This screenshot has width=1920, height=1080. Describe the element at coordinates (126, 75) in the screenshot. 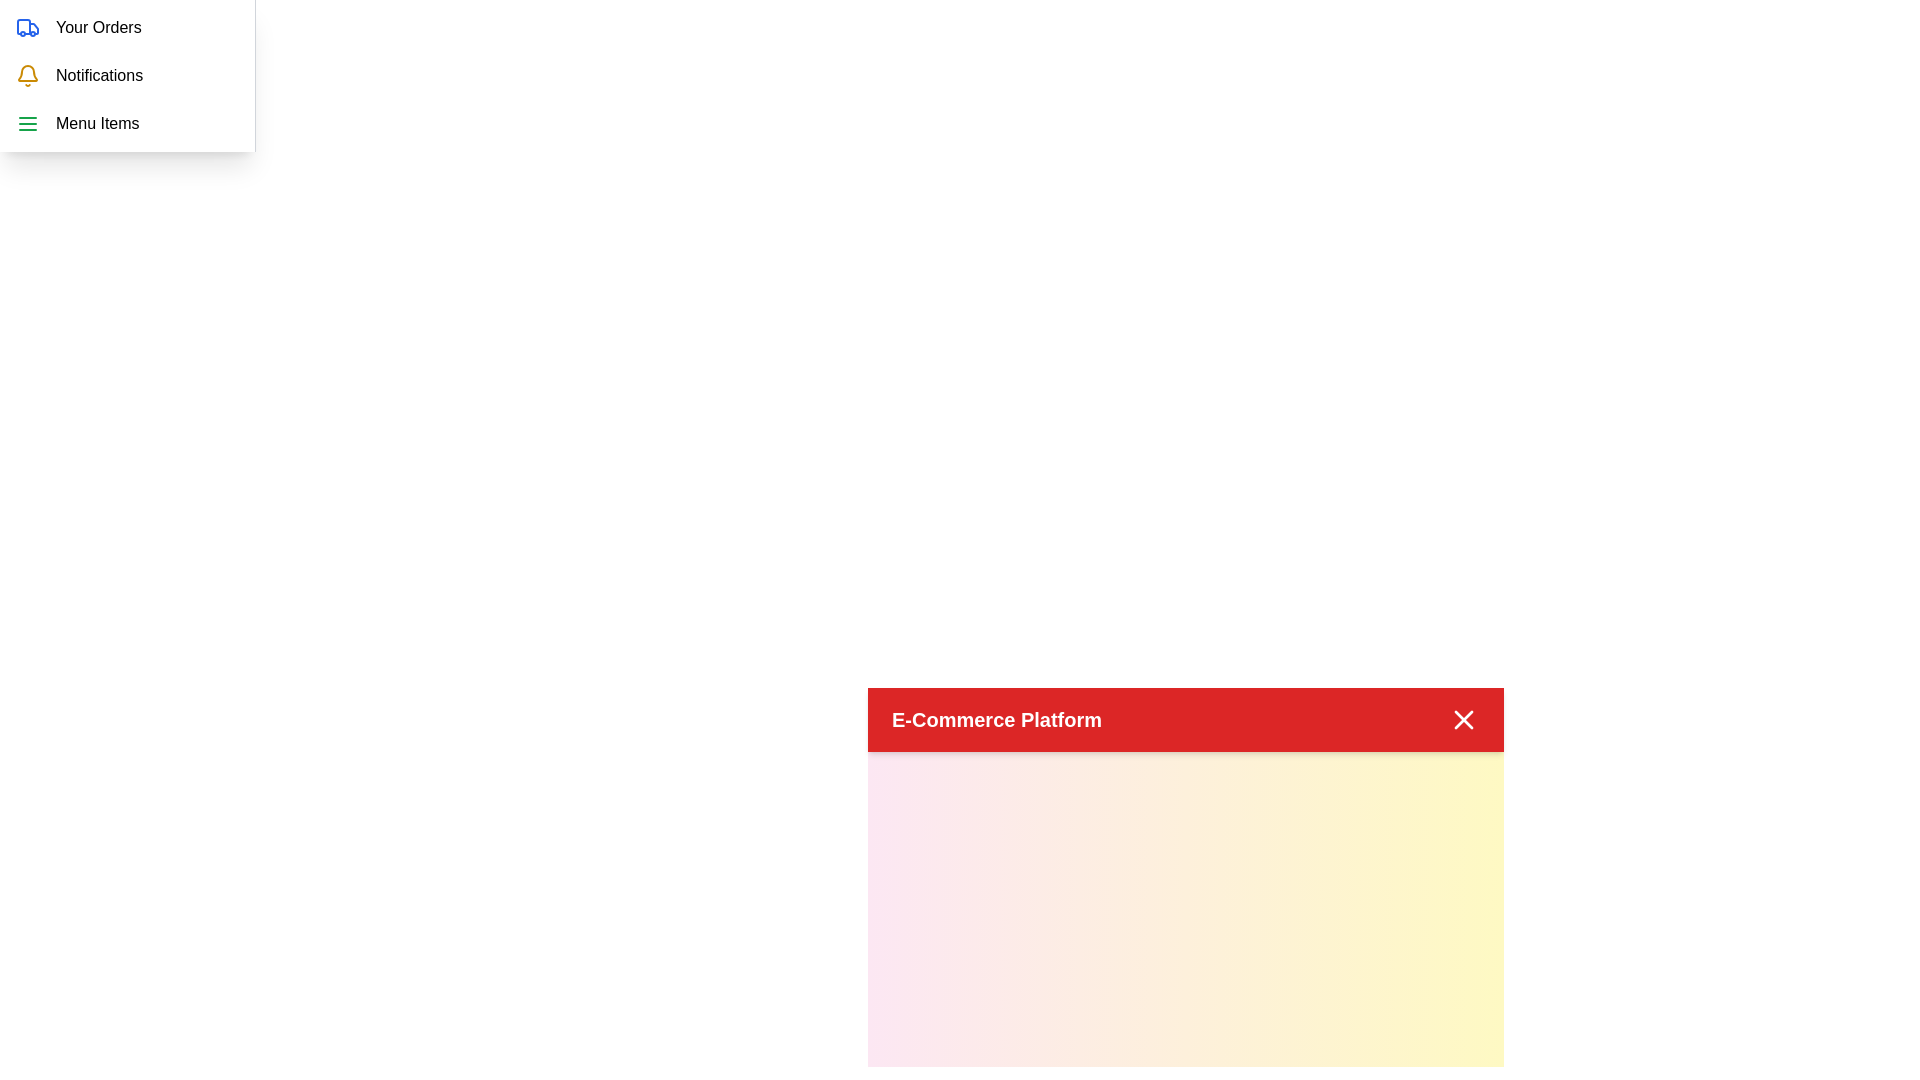

I see `the 'Notifications' navigation item, which is represented by a yellow bell icon followed by the text 'Notifications', positioned between 'Your Orders' and 'Menu Items'` at that location.